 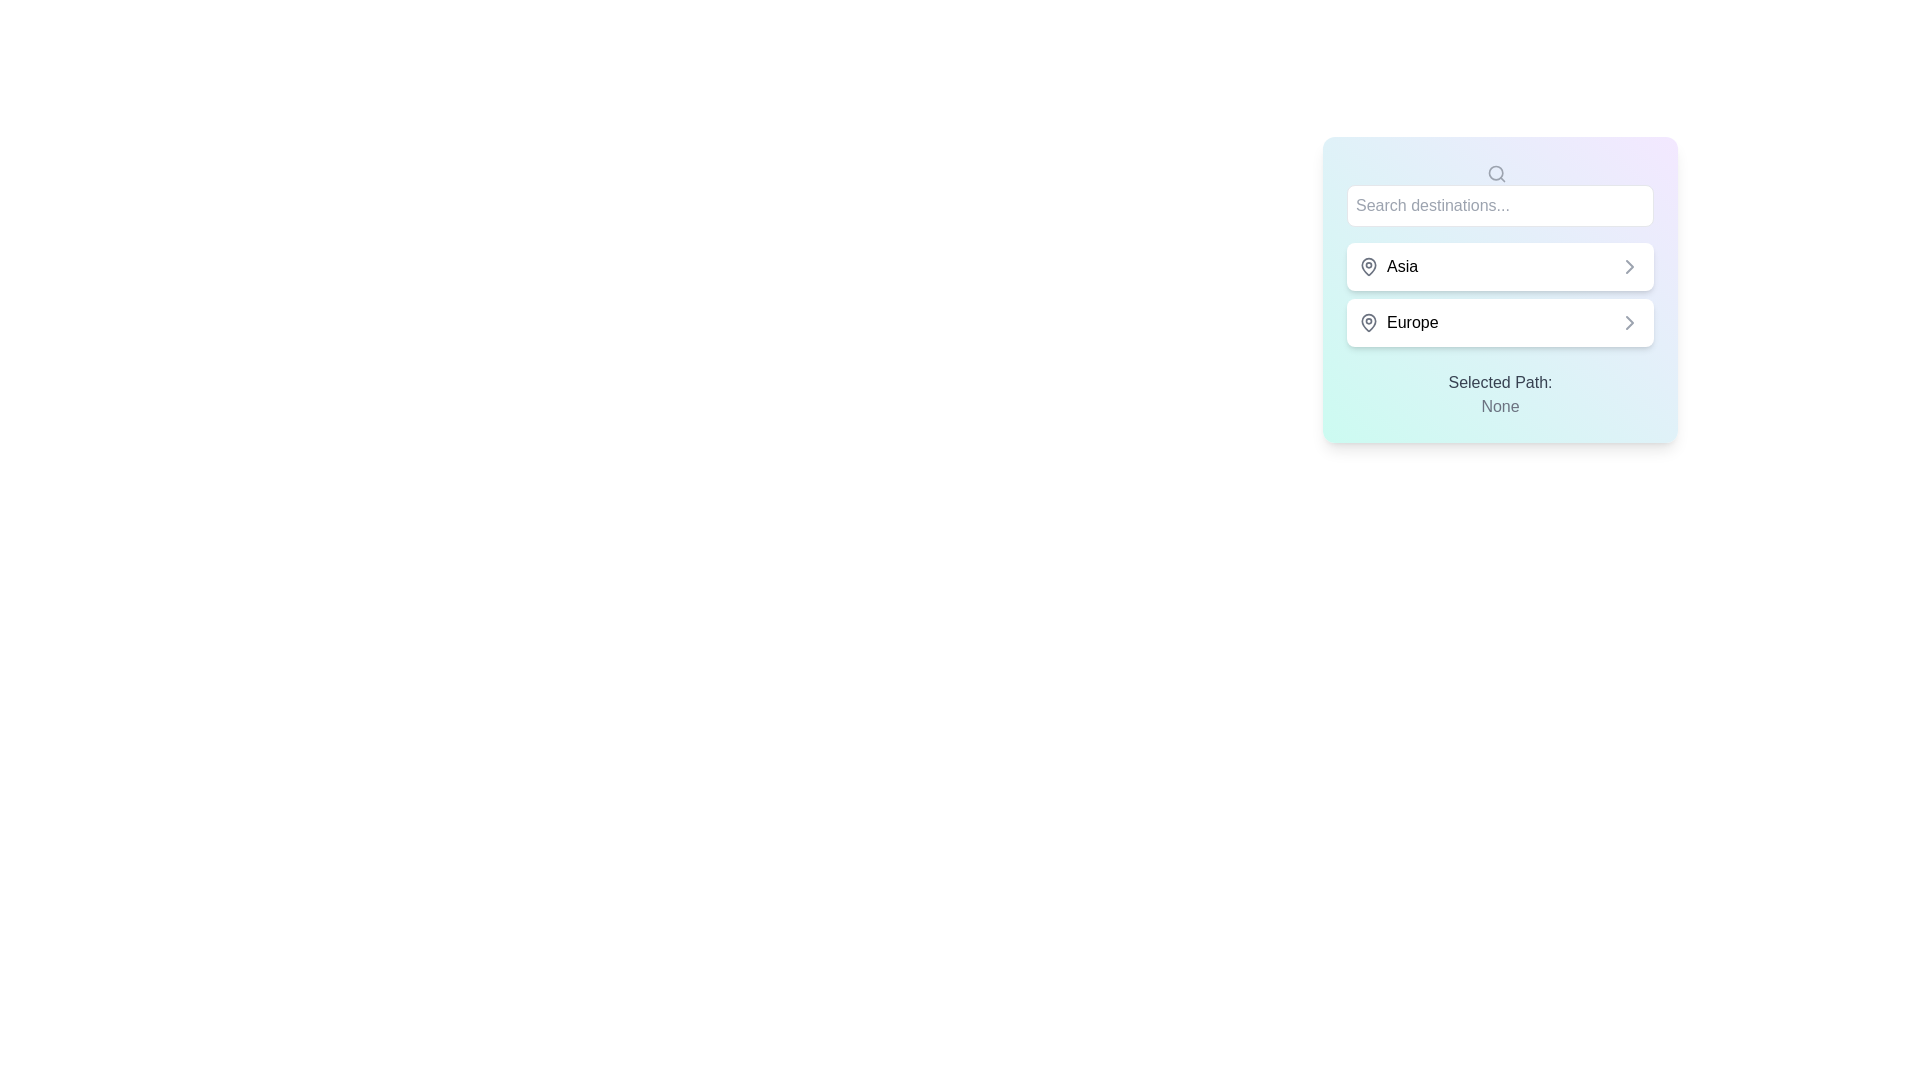 What do you see at coordinates (1630, 265) in the screenshot?
I see `the chevron-shaped icon located to the right of the 'Asia' label` at bounding box center [1630, 265].